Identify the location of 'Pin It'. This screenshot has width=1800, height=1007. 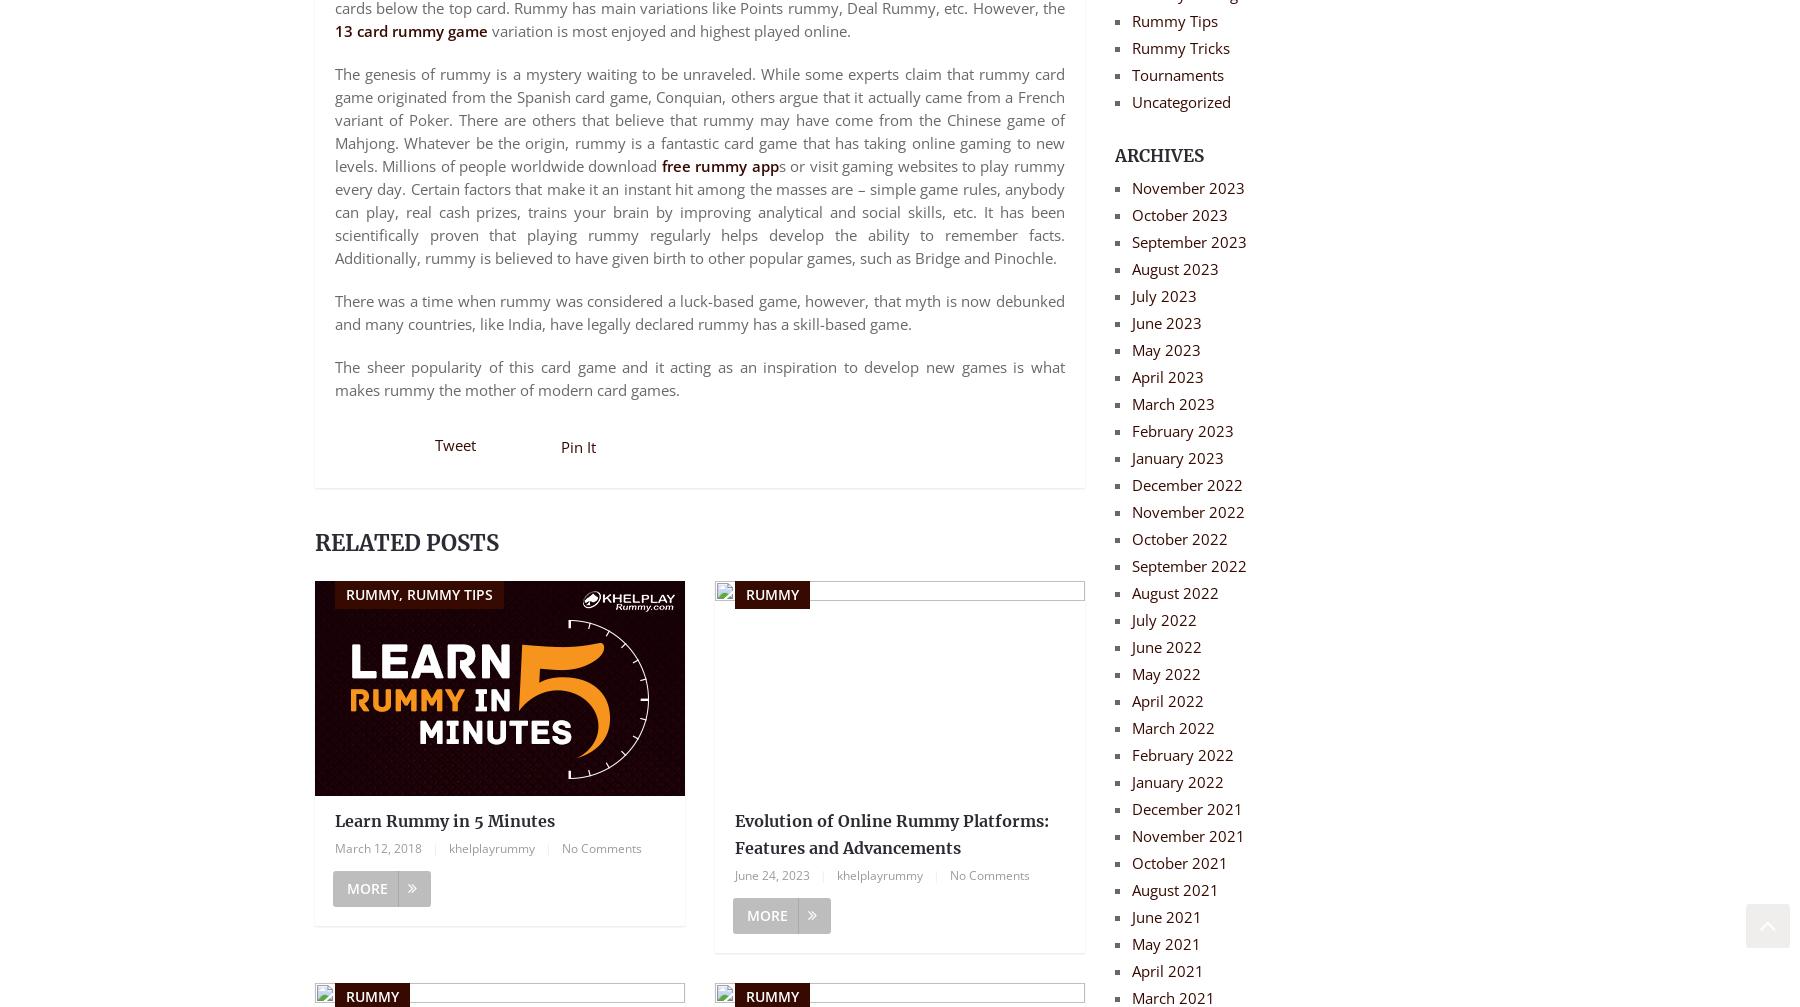
(578, 447).